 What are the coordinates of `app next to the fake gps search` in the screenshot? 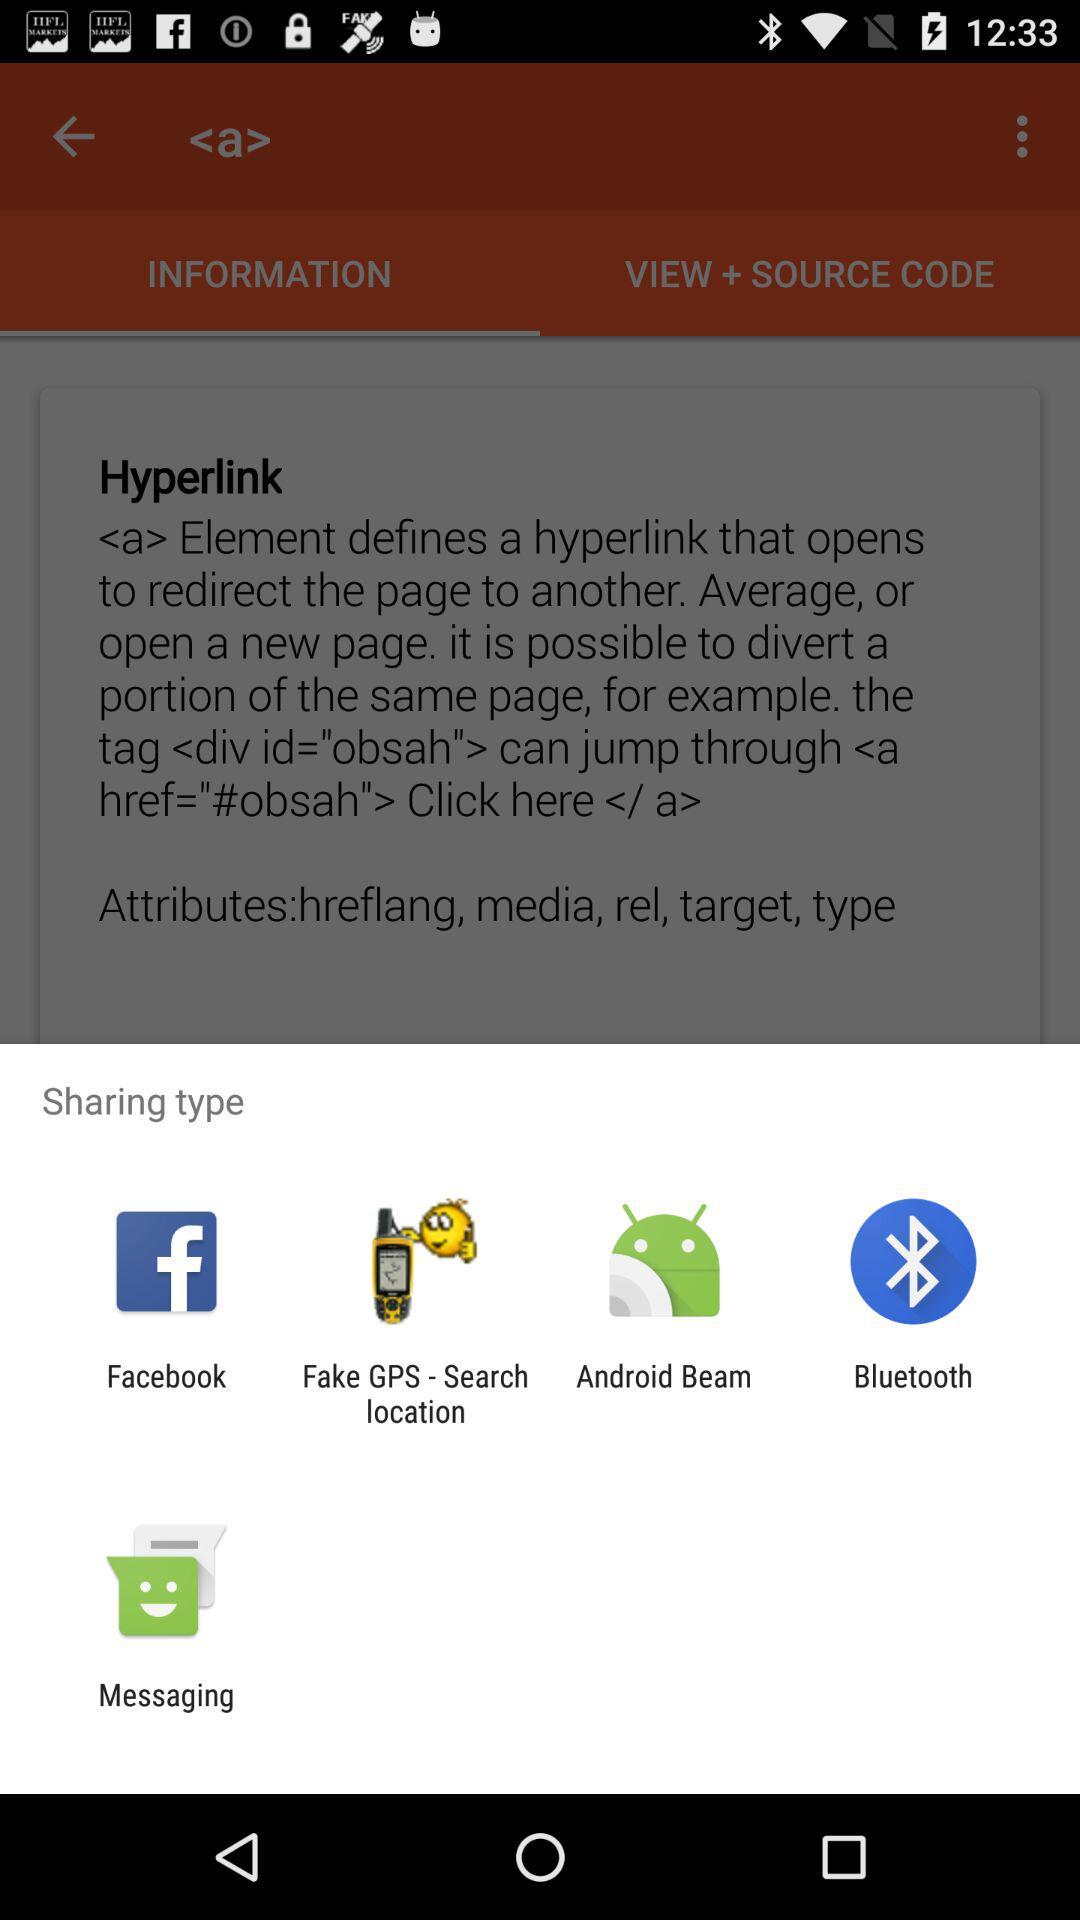 It's located at (664, 1392).